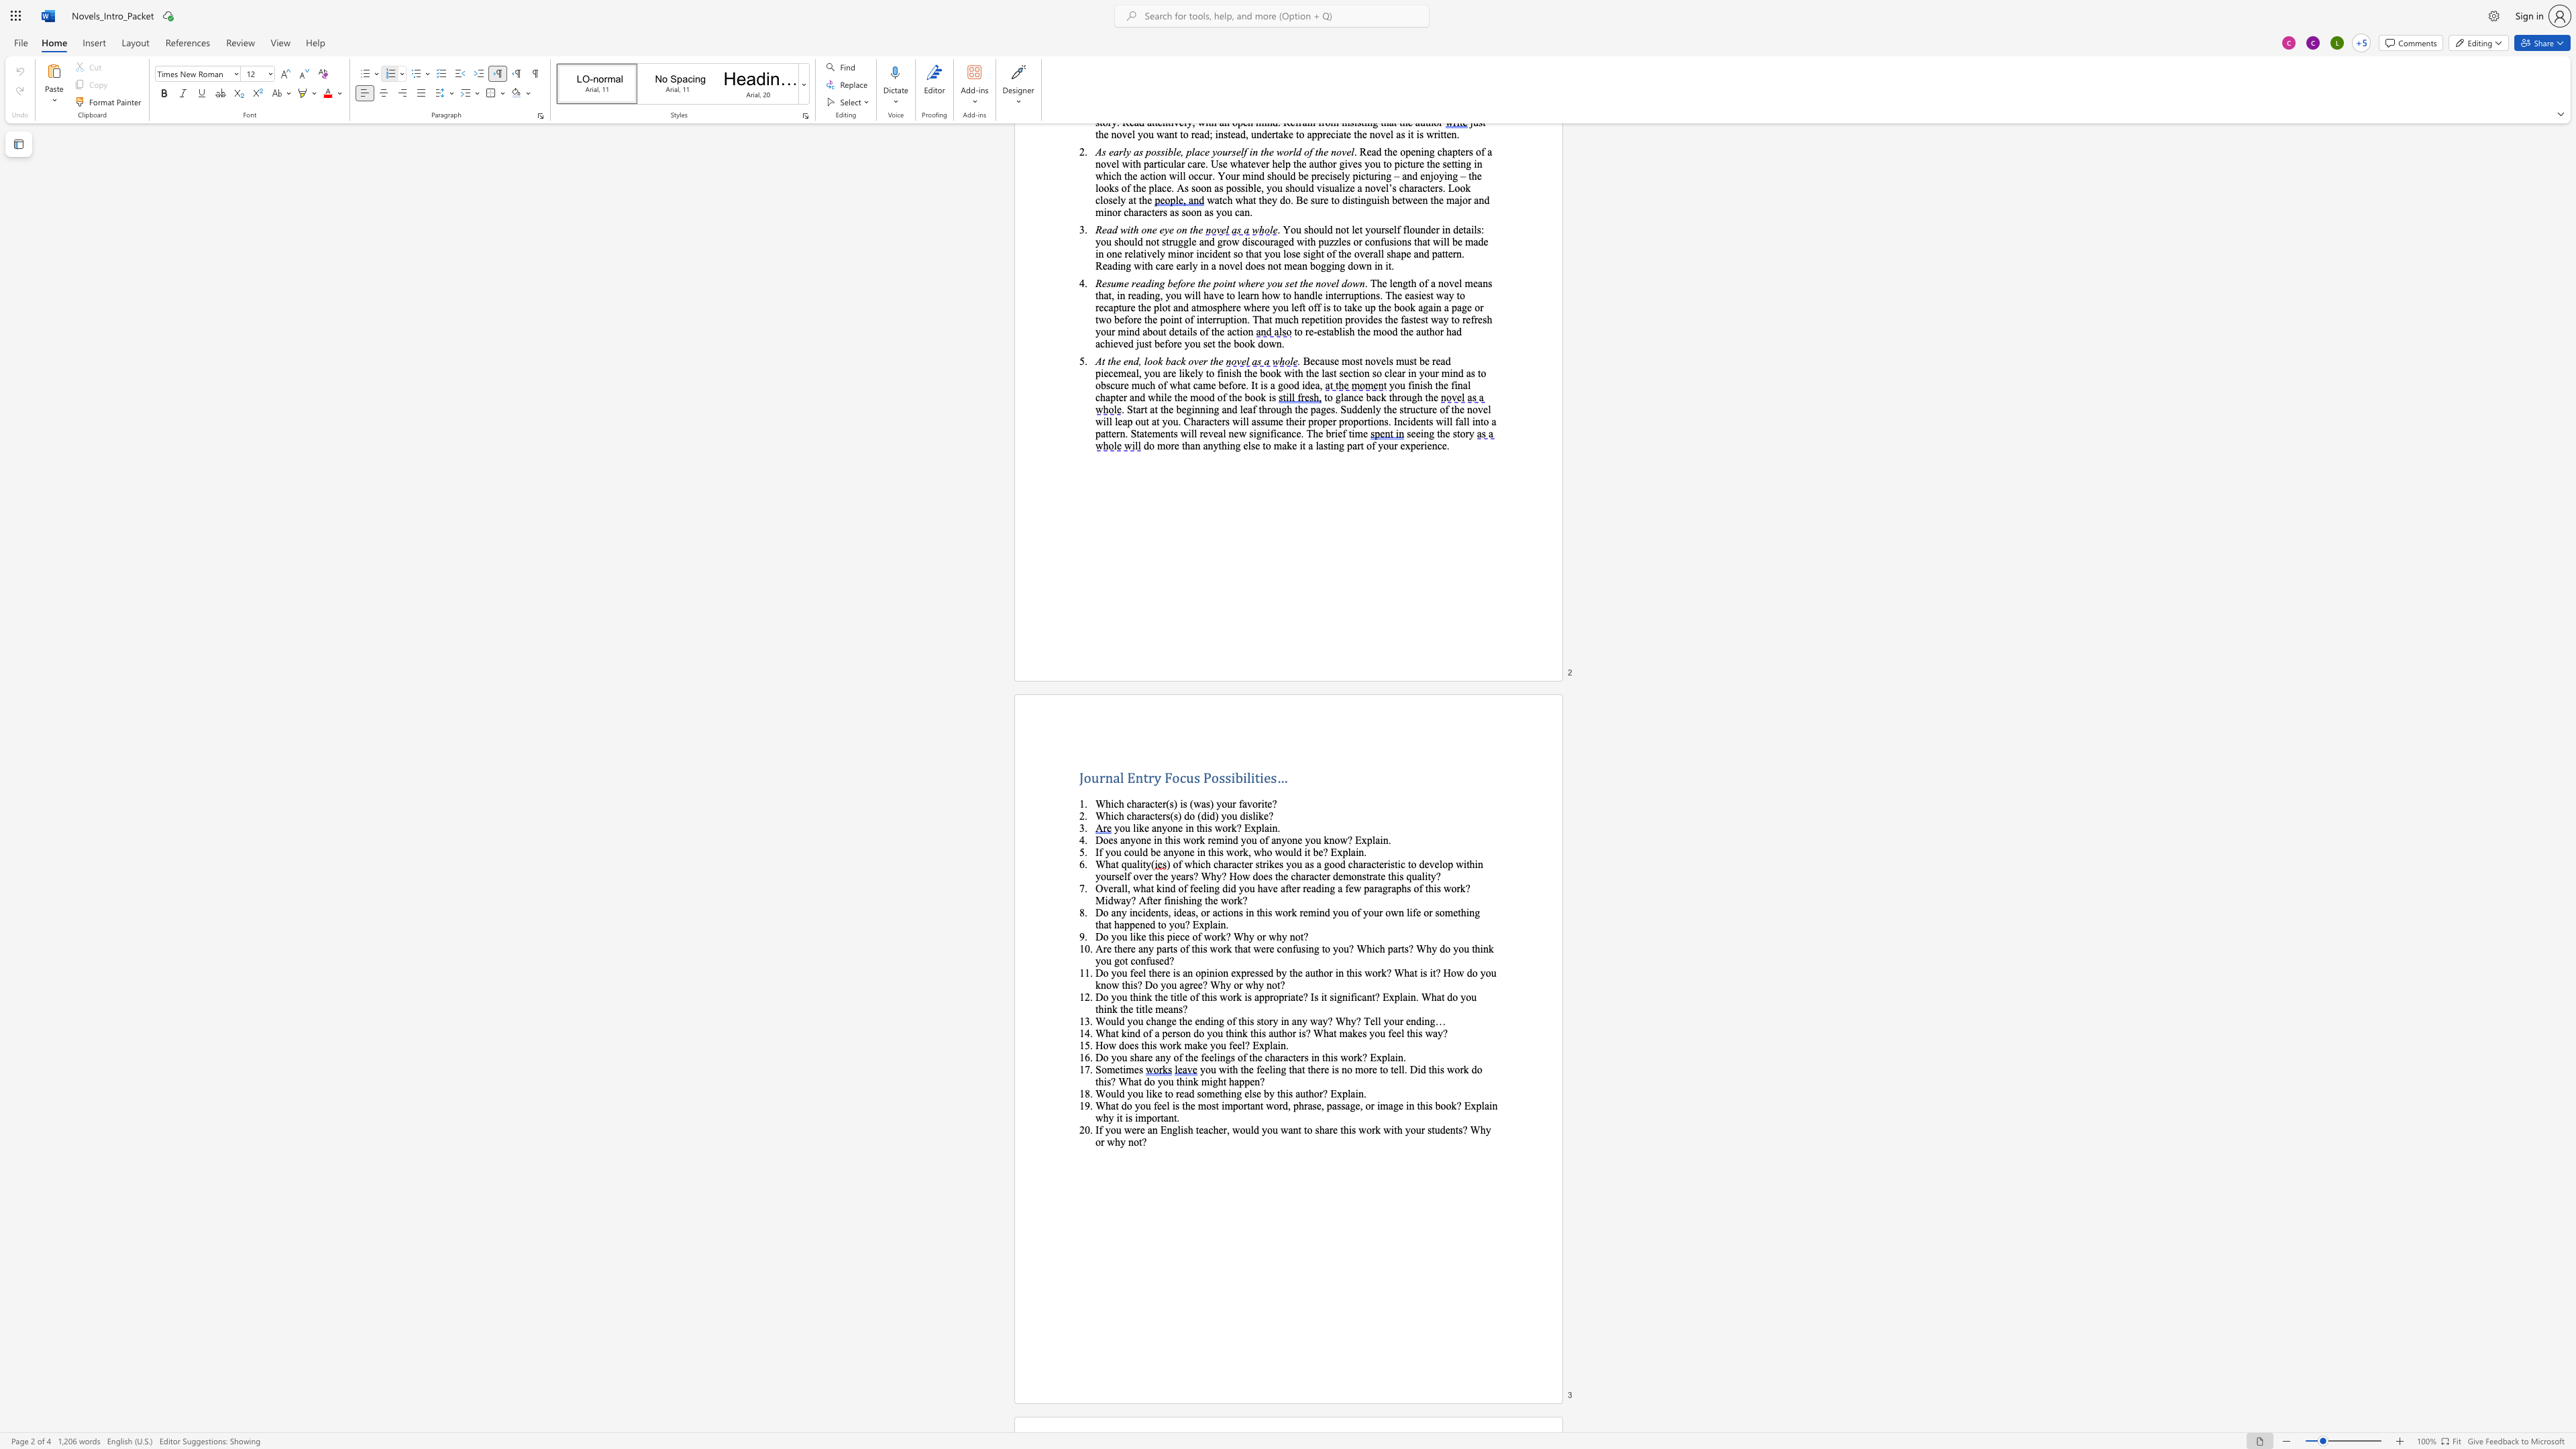 This screenshot has height=1449, width=2576. I want to click on the 10th character "h" in the text, so click(1231, 1081).